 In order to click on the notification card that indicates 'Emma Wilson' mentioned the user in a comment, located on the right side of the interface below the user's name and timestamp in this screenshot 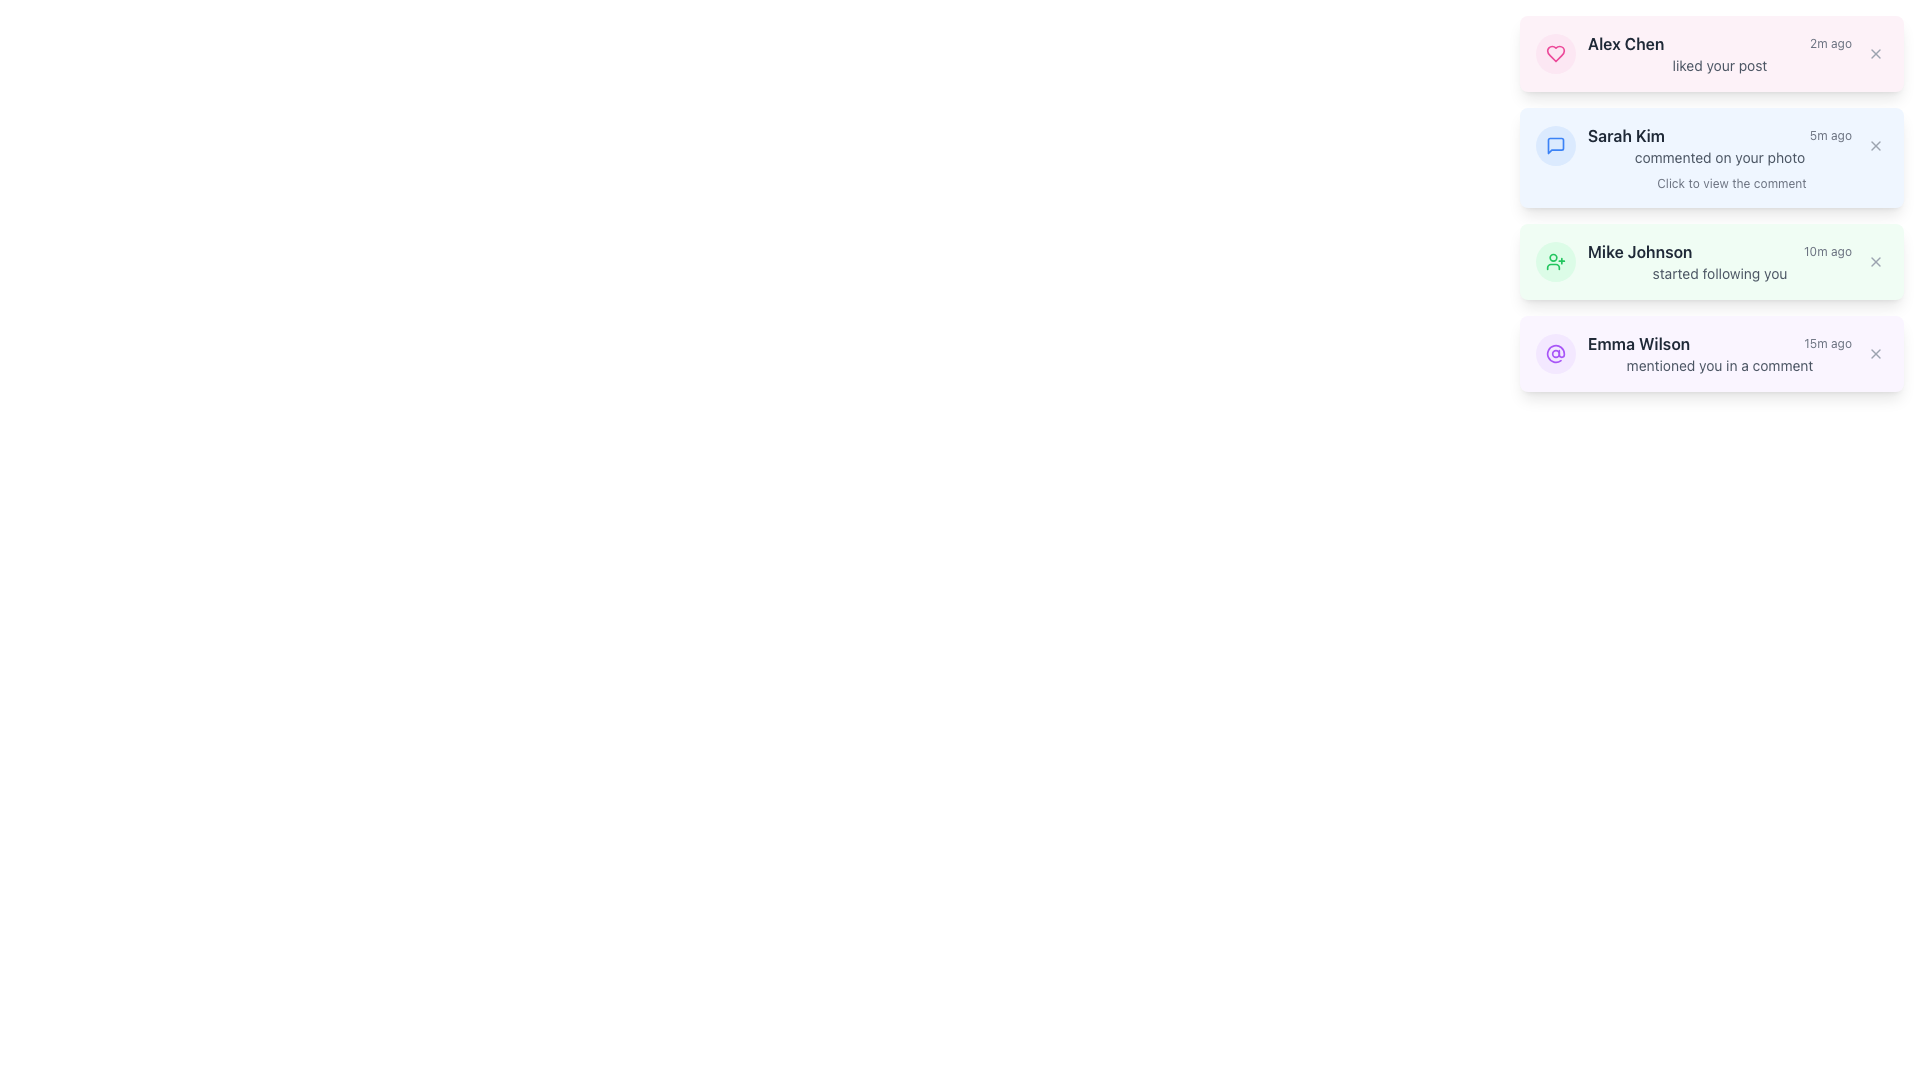, I will do `click(1718, 366)`.